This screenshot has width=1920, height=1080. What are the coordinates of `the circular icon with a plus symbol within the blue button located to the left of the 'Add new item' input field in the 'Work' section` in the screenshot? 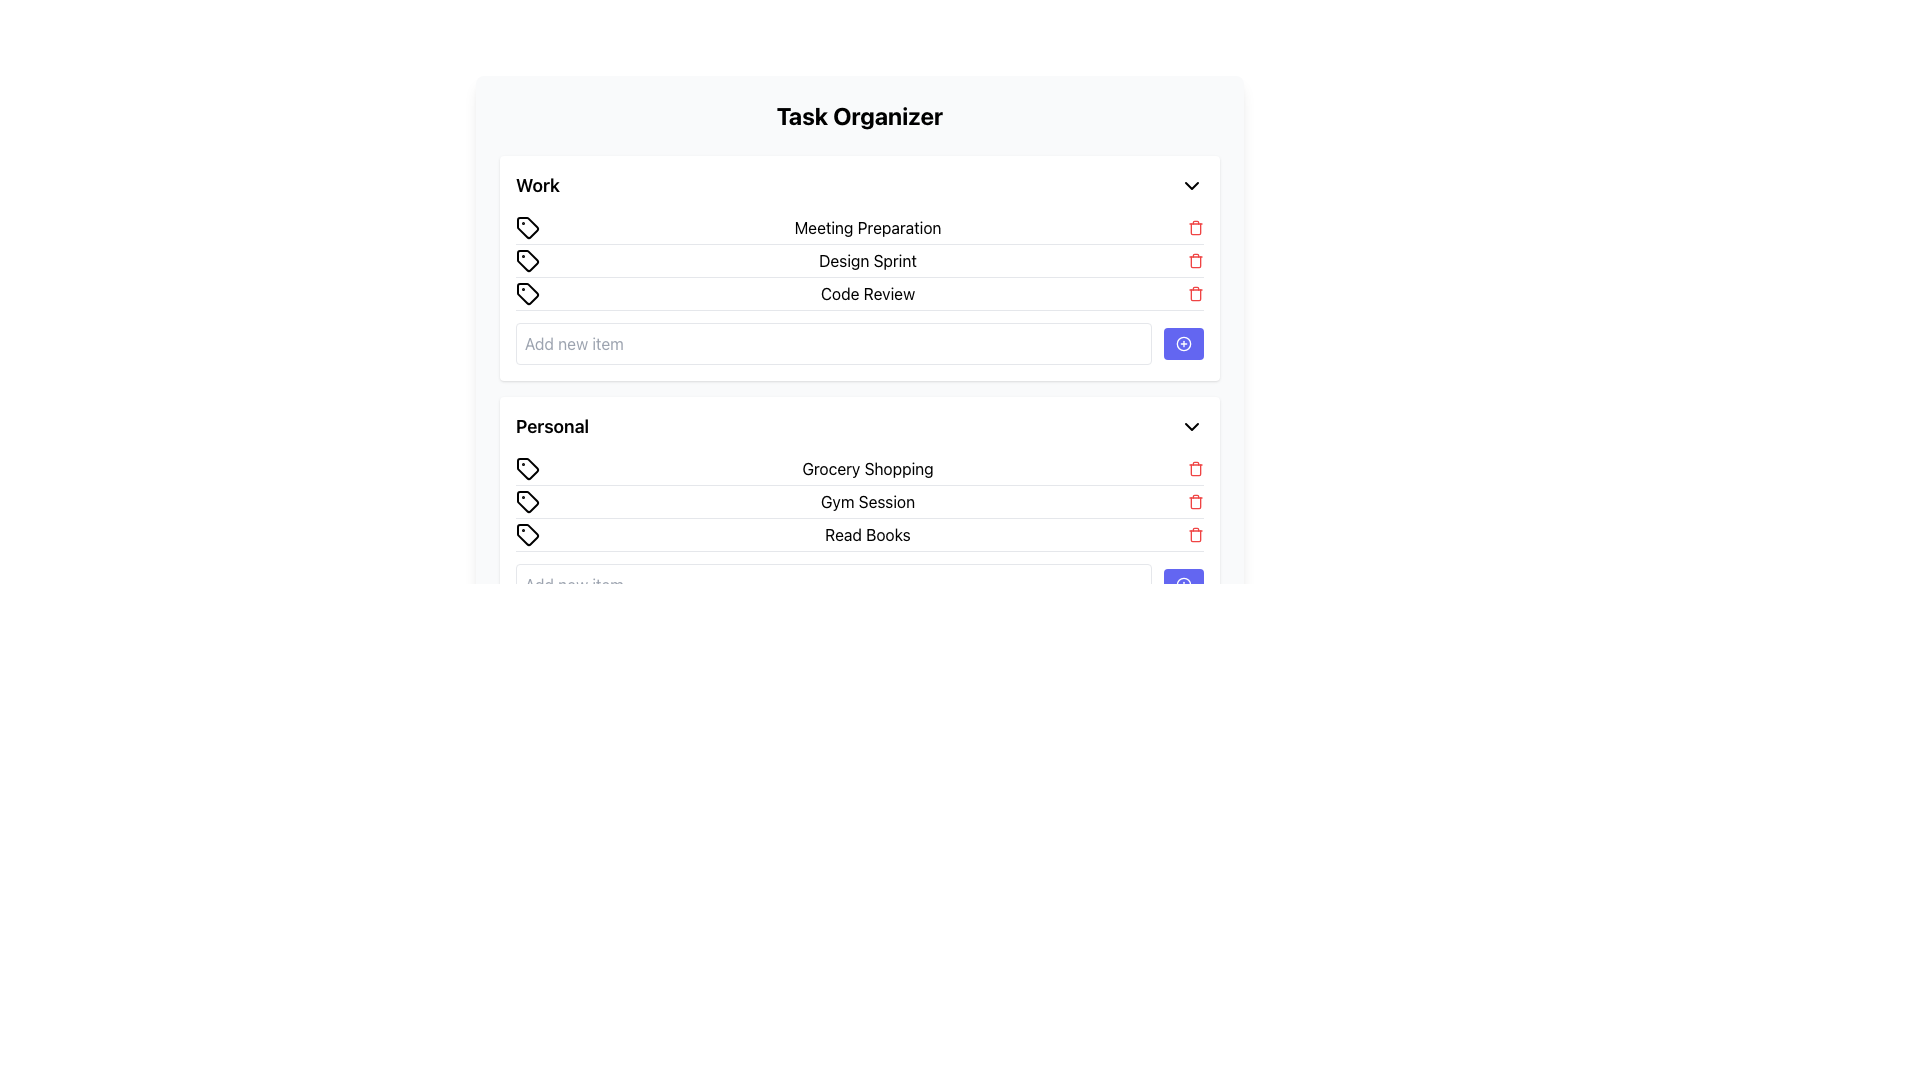 It's located at (1184, 342).